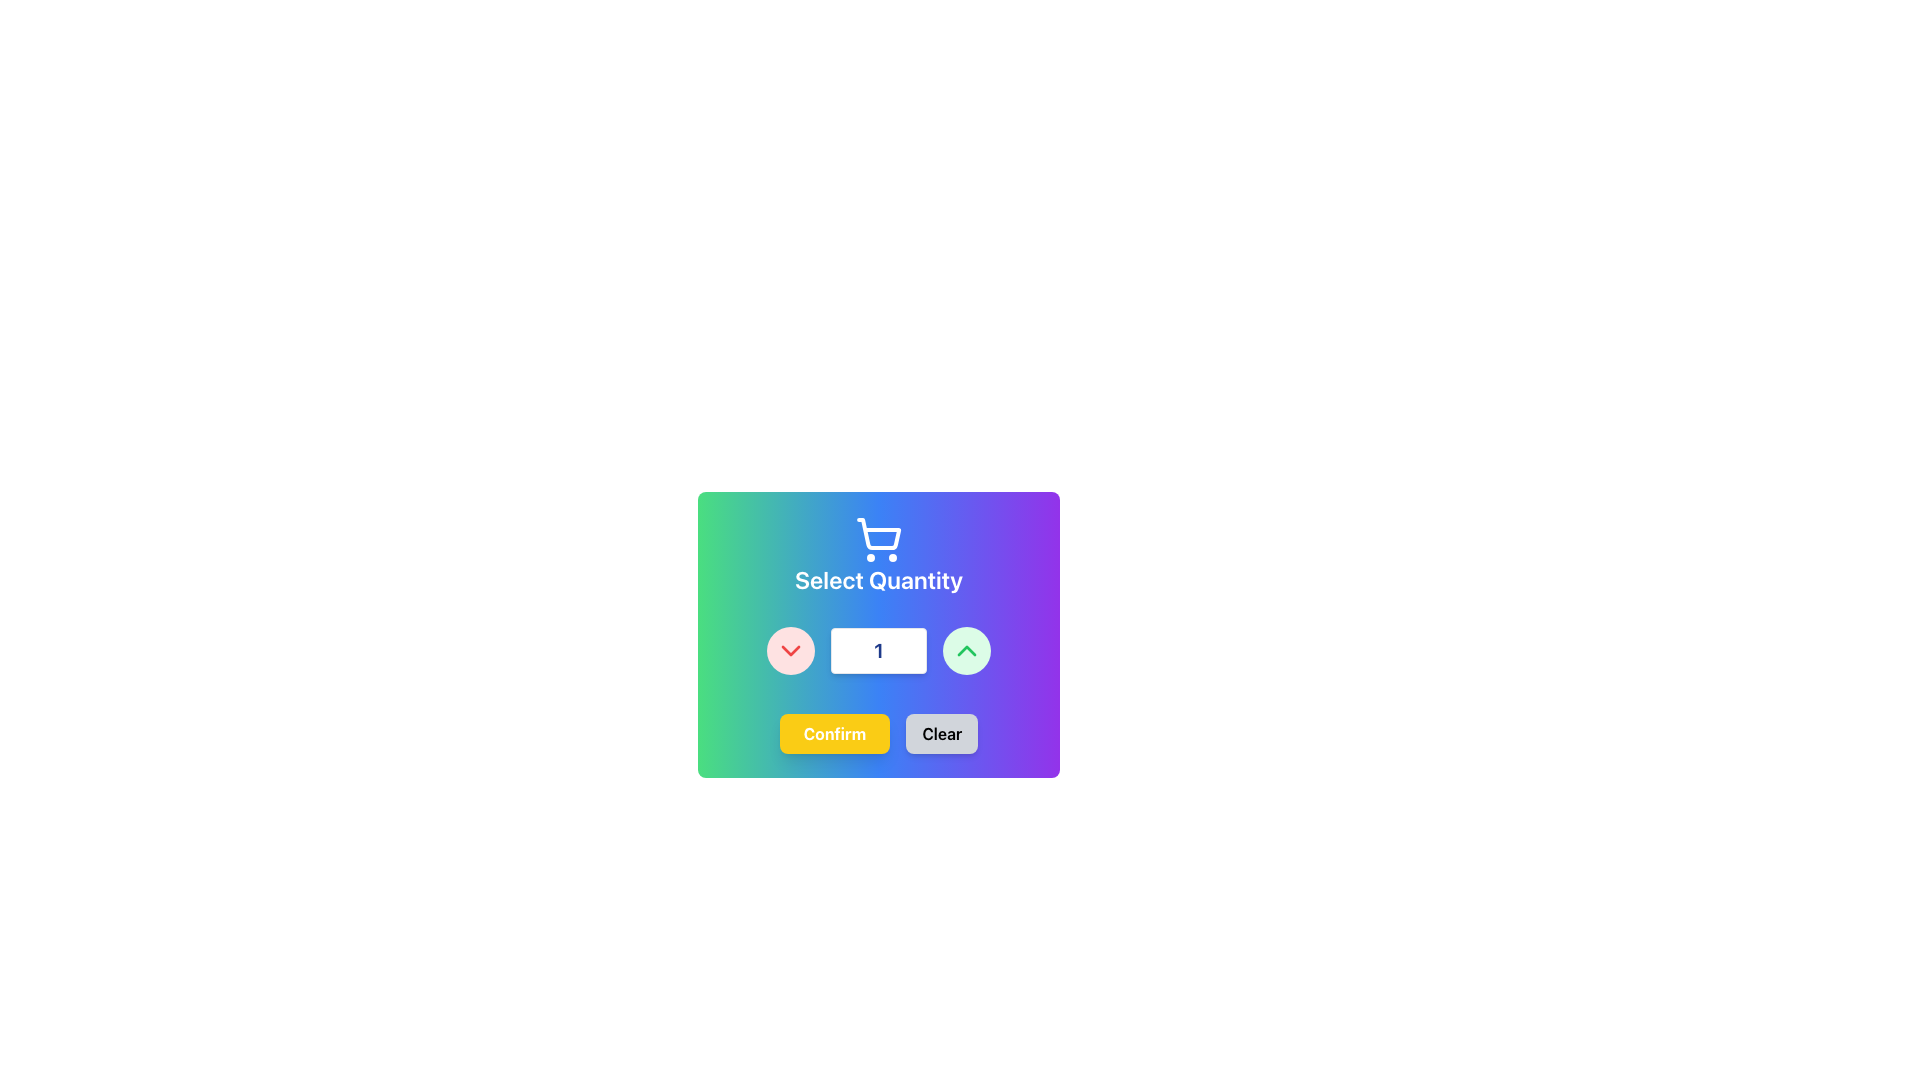 This screenshot has height=1080, width=1920. What do you see at coordinates (790, 651) in the screenshot?
I see `the decrement button located on the left side of the numeric input field that decreases the displayed quantity when clicked` at bounding box center [790, 651].